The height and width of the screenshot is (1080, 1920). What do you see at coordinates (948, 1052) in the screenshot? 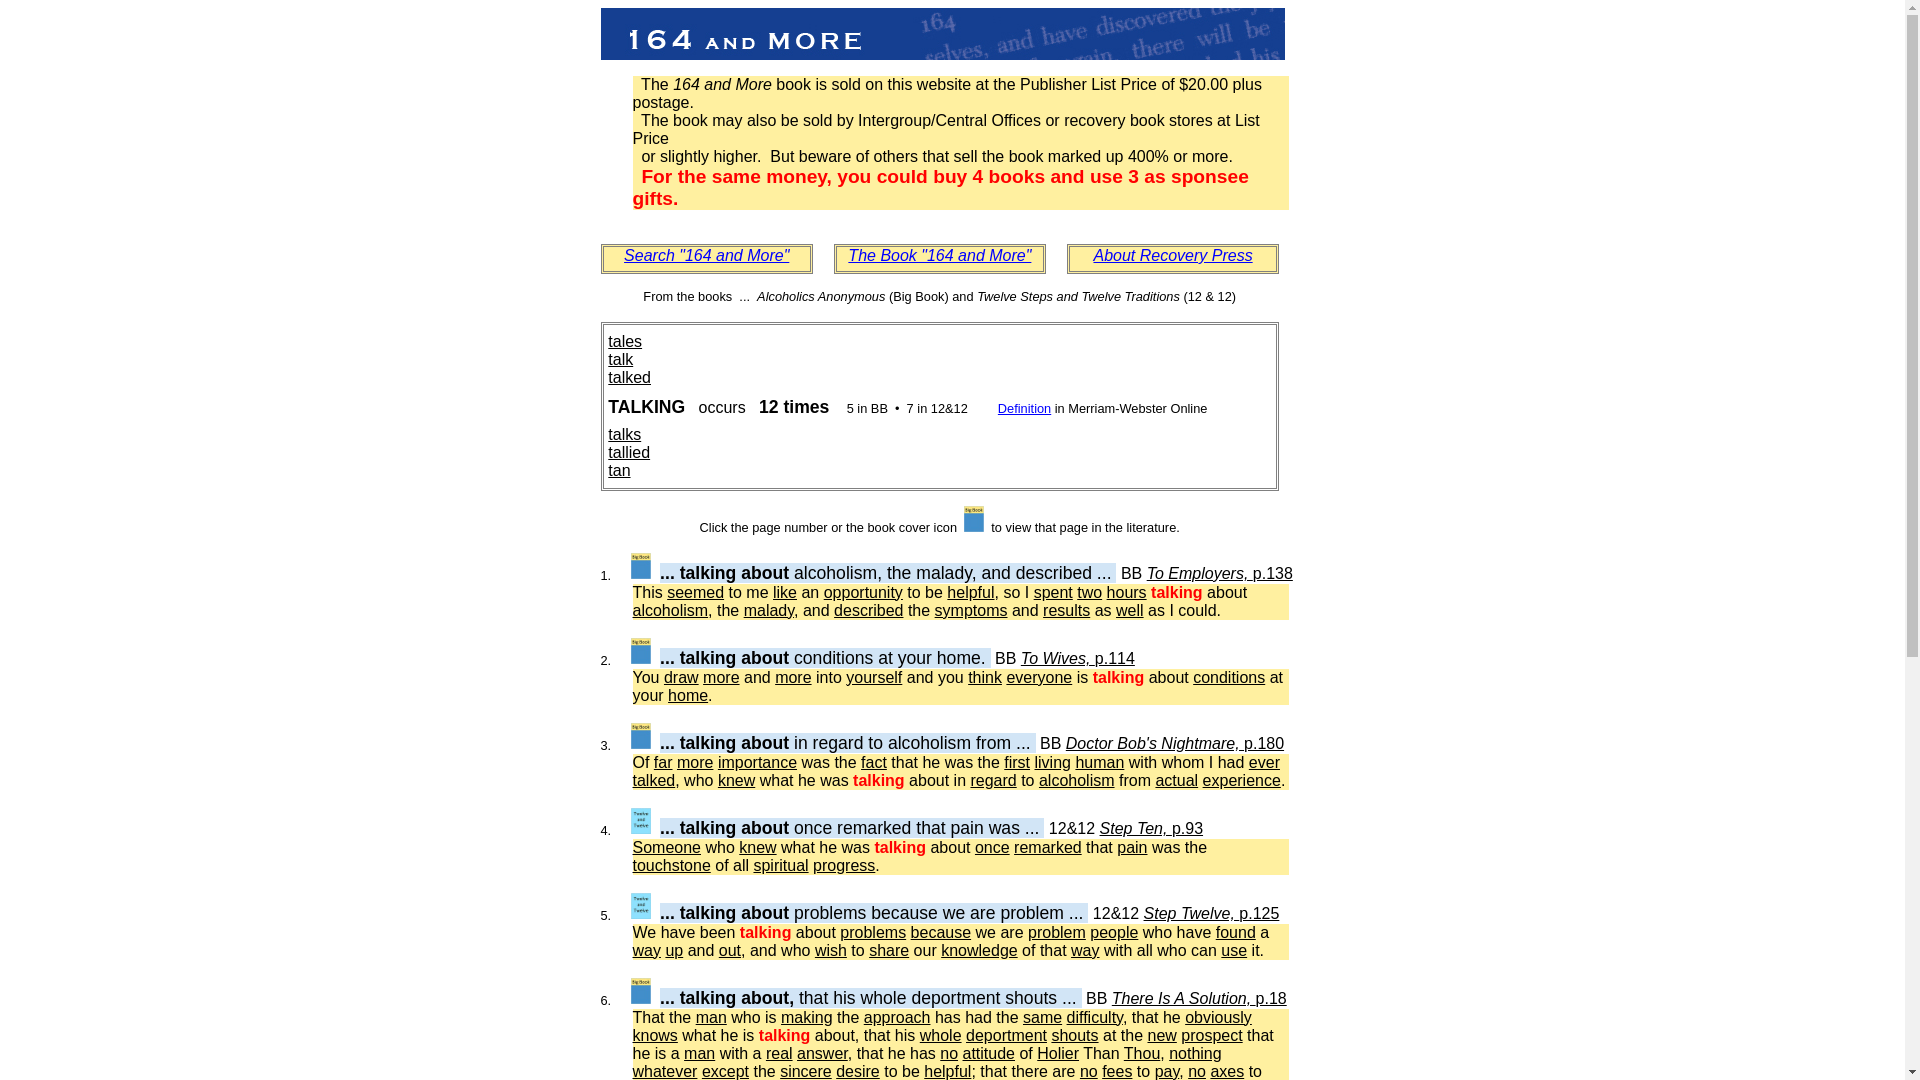
I see `'no'` at bounding box center [948, 1052].